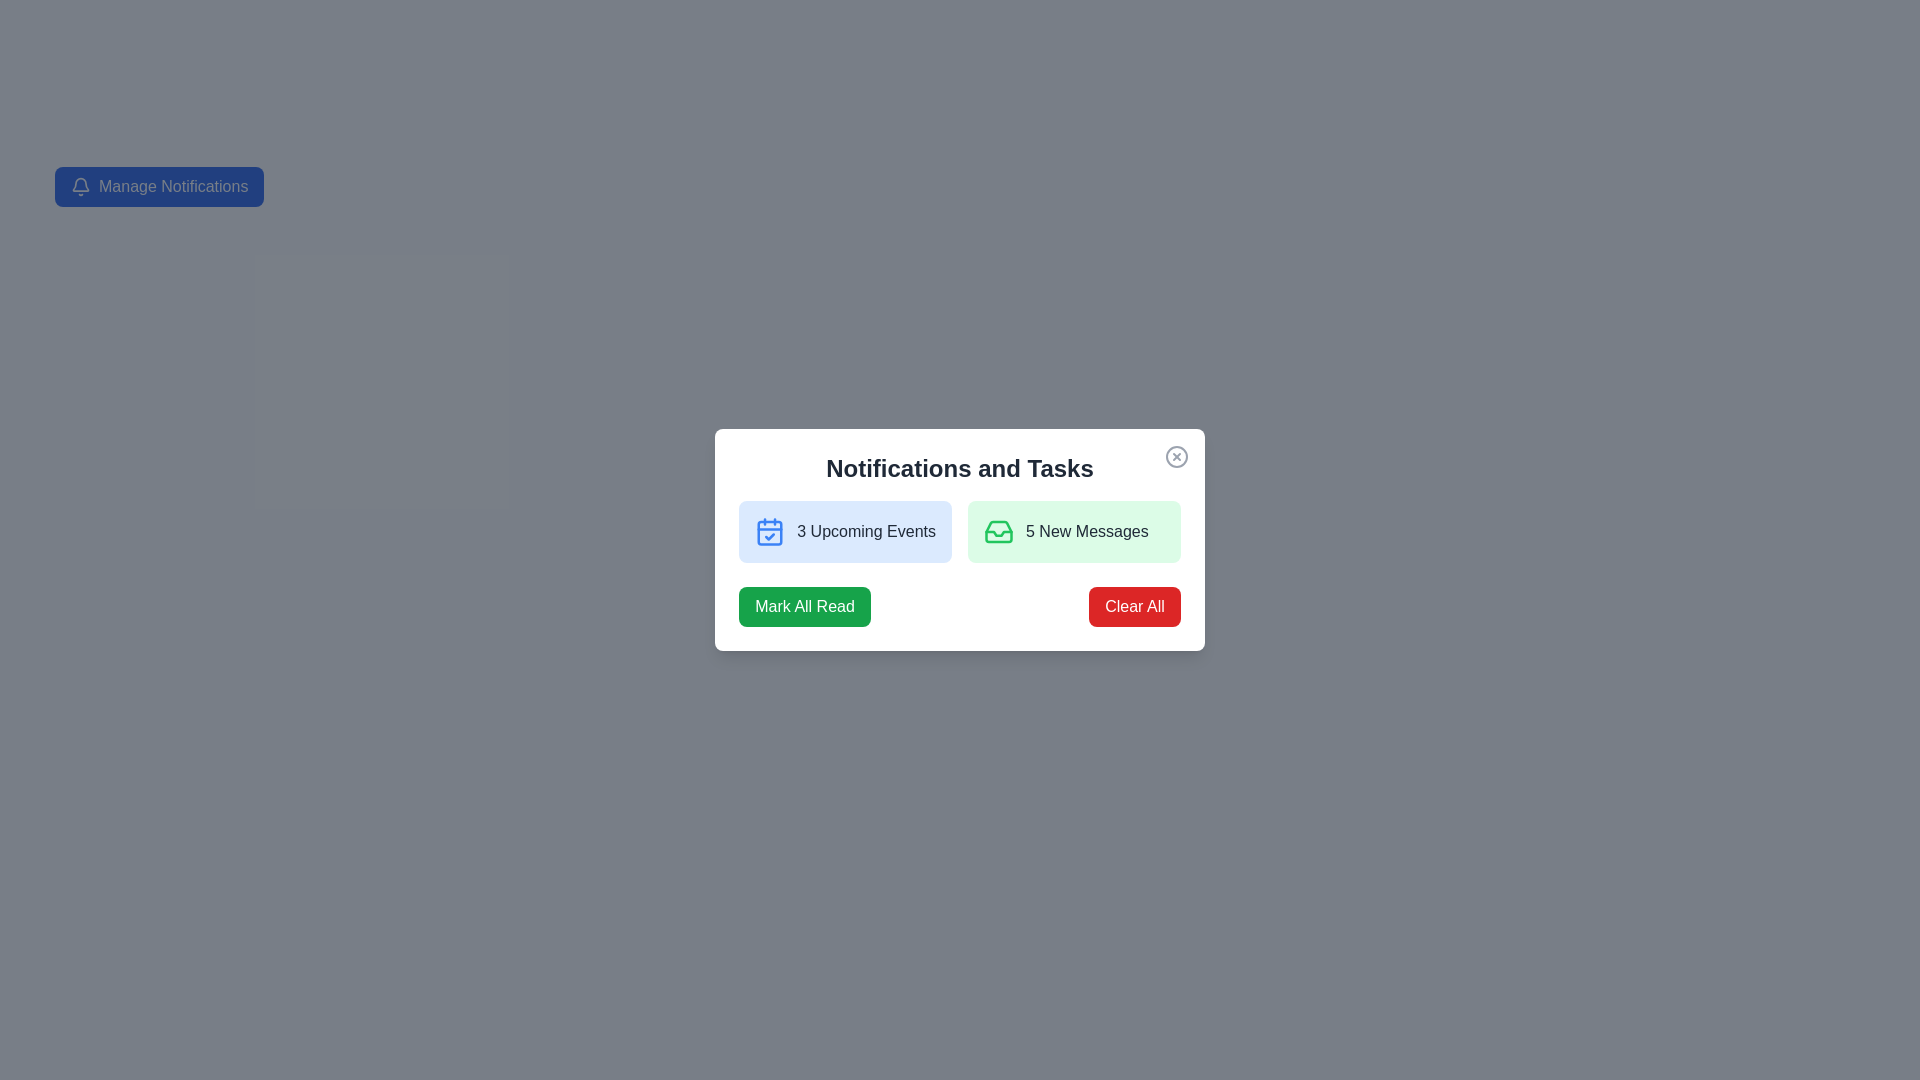 The image size is (1920, 1080). I want to click on the calendar icon within the 'Notifications and Tasks' notification card, which precedes the text '3 Upcoming Events', so click(769, 531).